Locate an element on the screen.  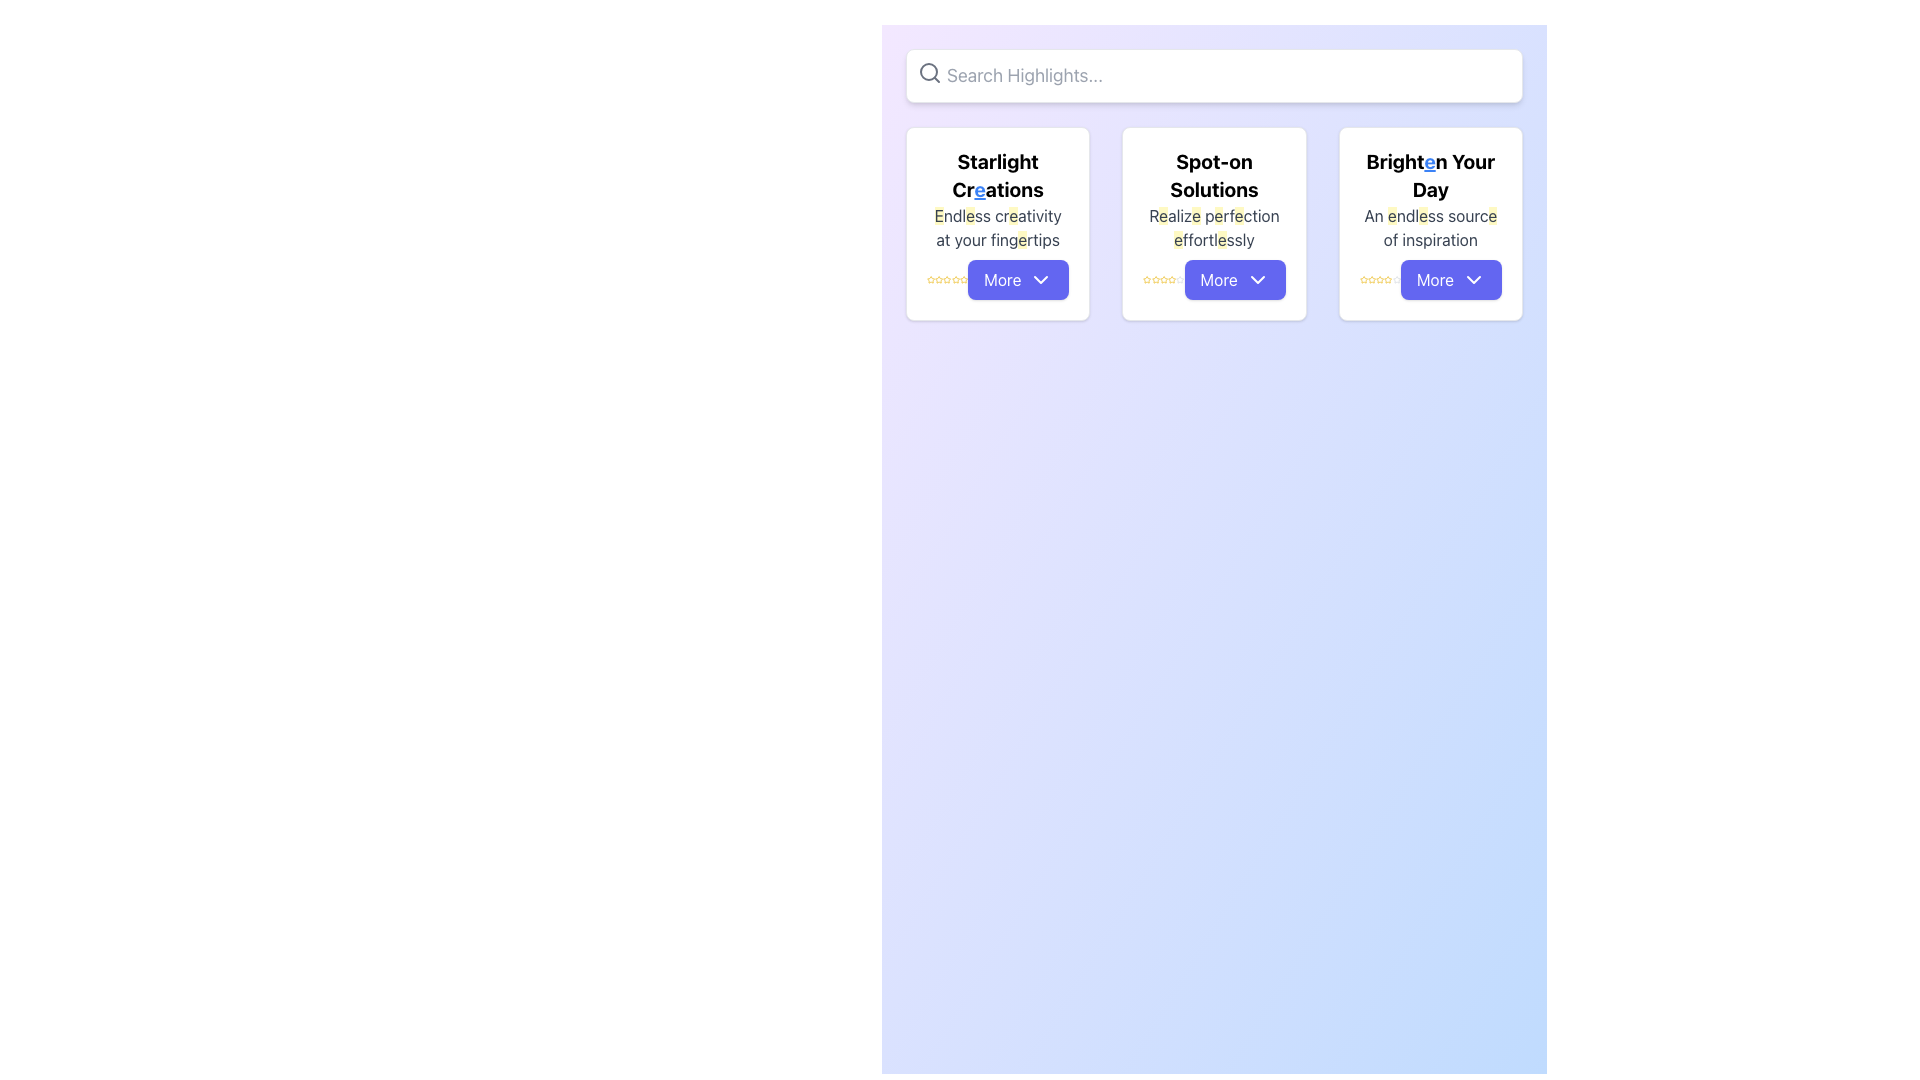
the supportive static text located below the header 'Brighten Your Day' in the third card of a horizontally aligned set of three cards is located at coordinates (1429, 226).